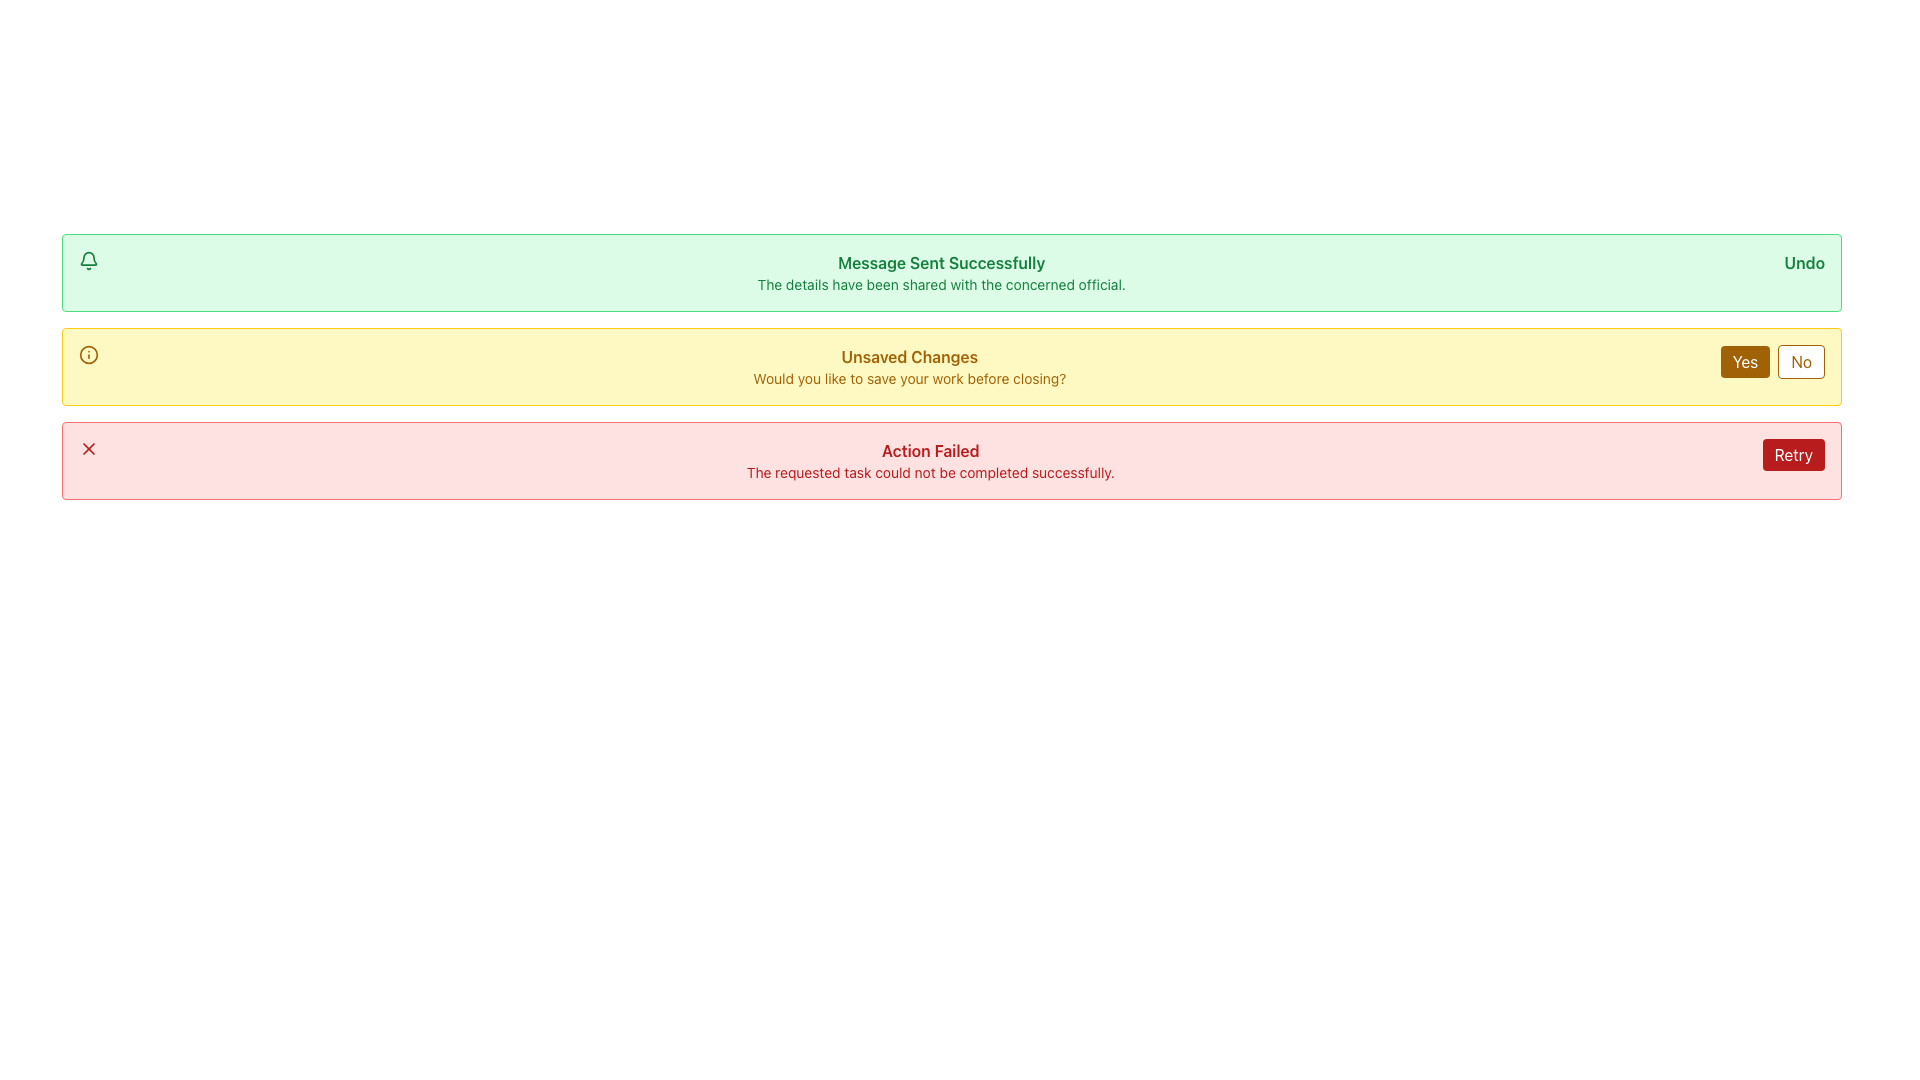  I want to click on the bell-shaped SVG Icon located within the topmost green notification box, positioned to the left of the text 'Message Sent Successfully', so click(88, 260).